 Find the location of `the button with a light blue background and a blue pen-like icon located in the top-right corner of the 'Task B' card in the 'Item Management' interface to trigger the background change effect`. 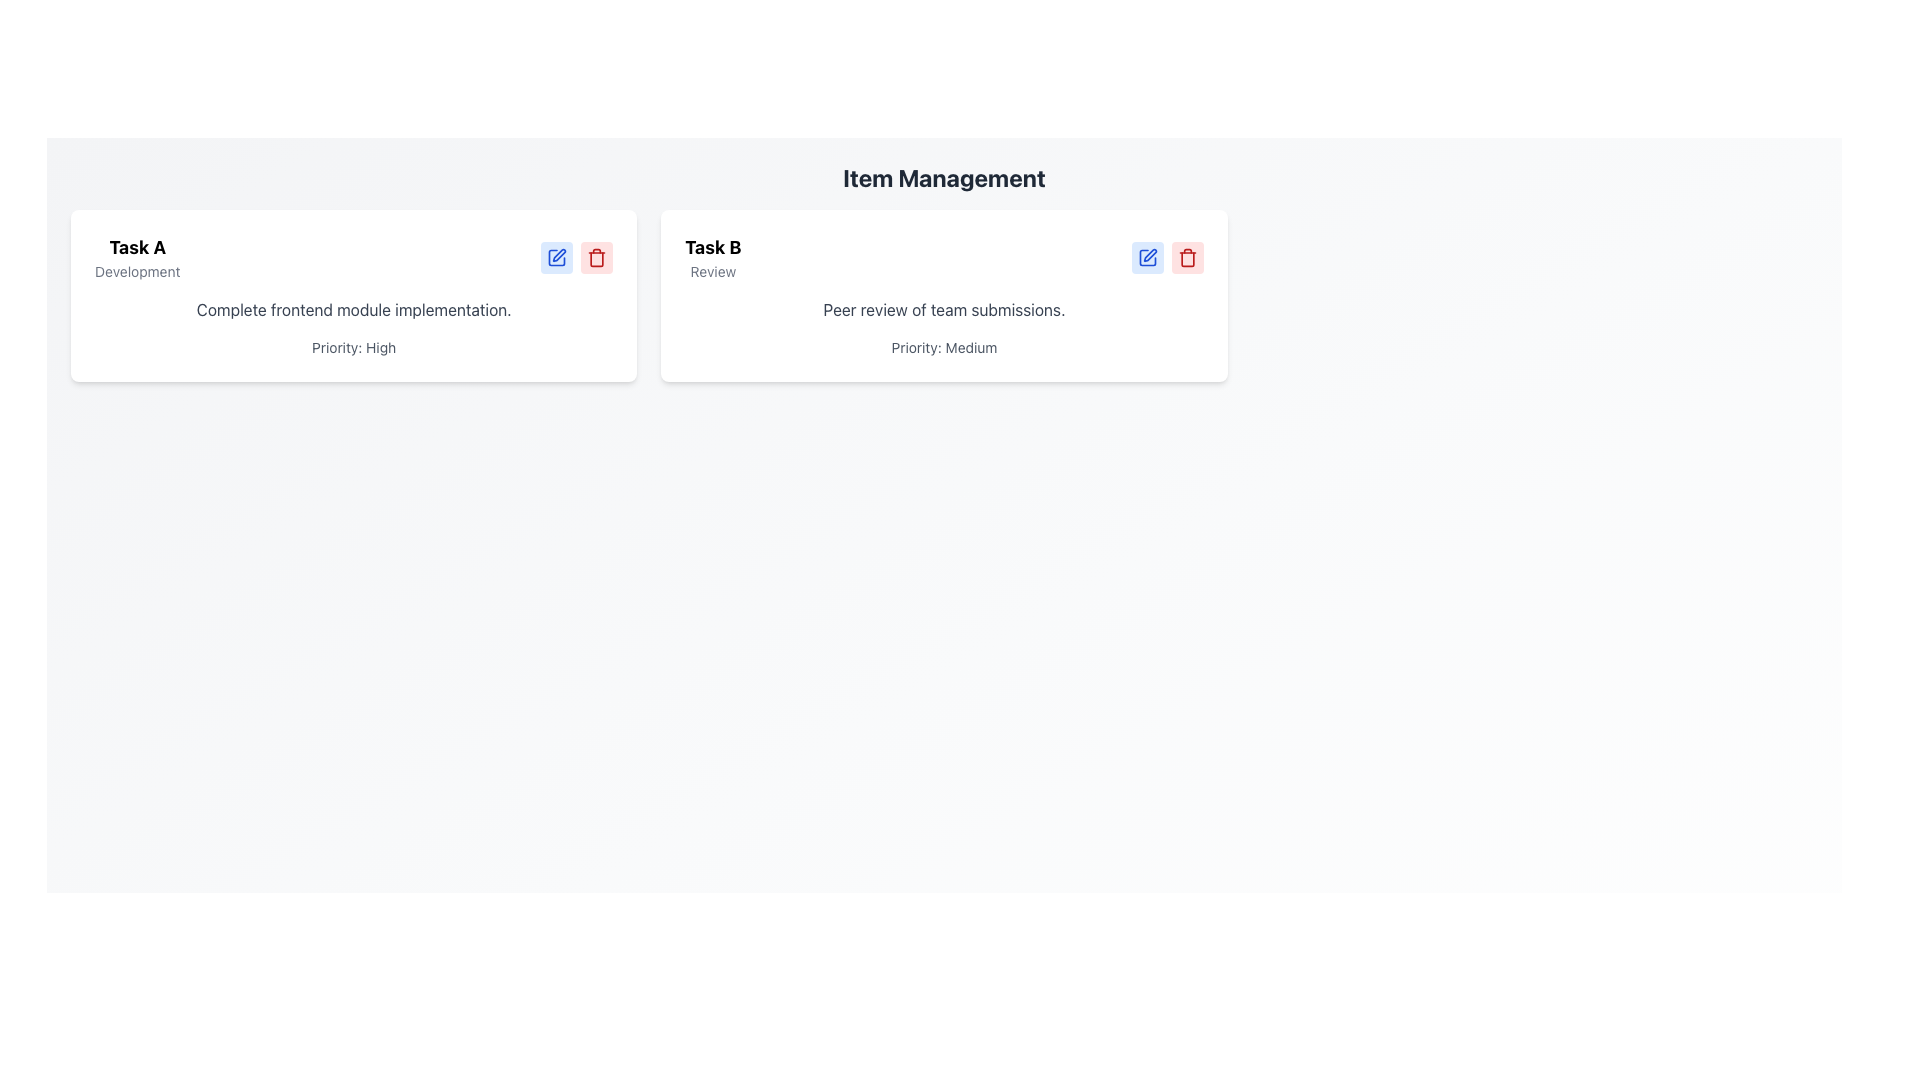

the button with a light blue background and a blue pen-like icon located in the top-right corner of the 'Task B' card in the 'Item Management' interface to trigger the background change effect is located at coordinates (1147, 257).